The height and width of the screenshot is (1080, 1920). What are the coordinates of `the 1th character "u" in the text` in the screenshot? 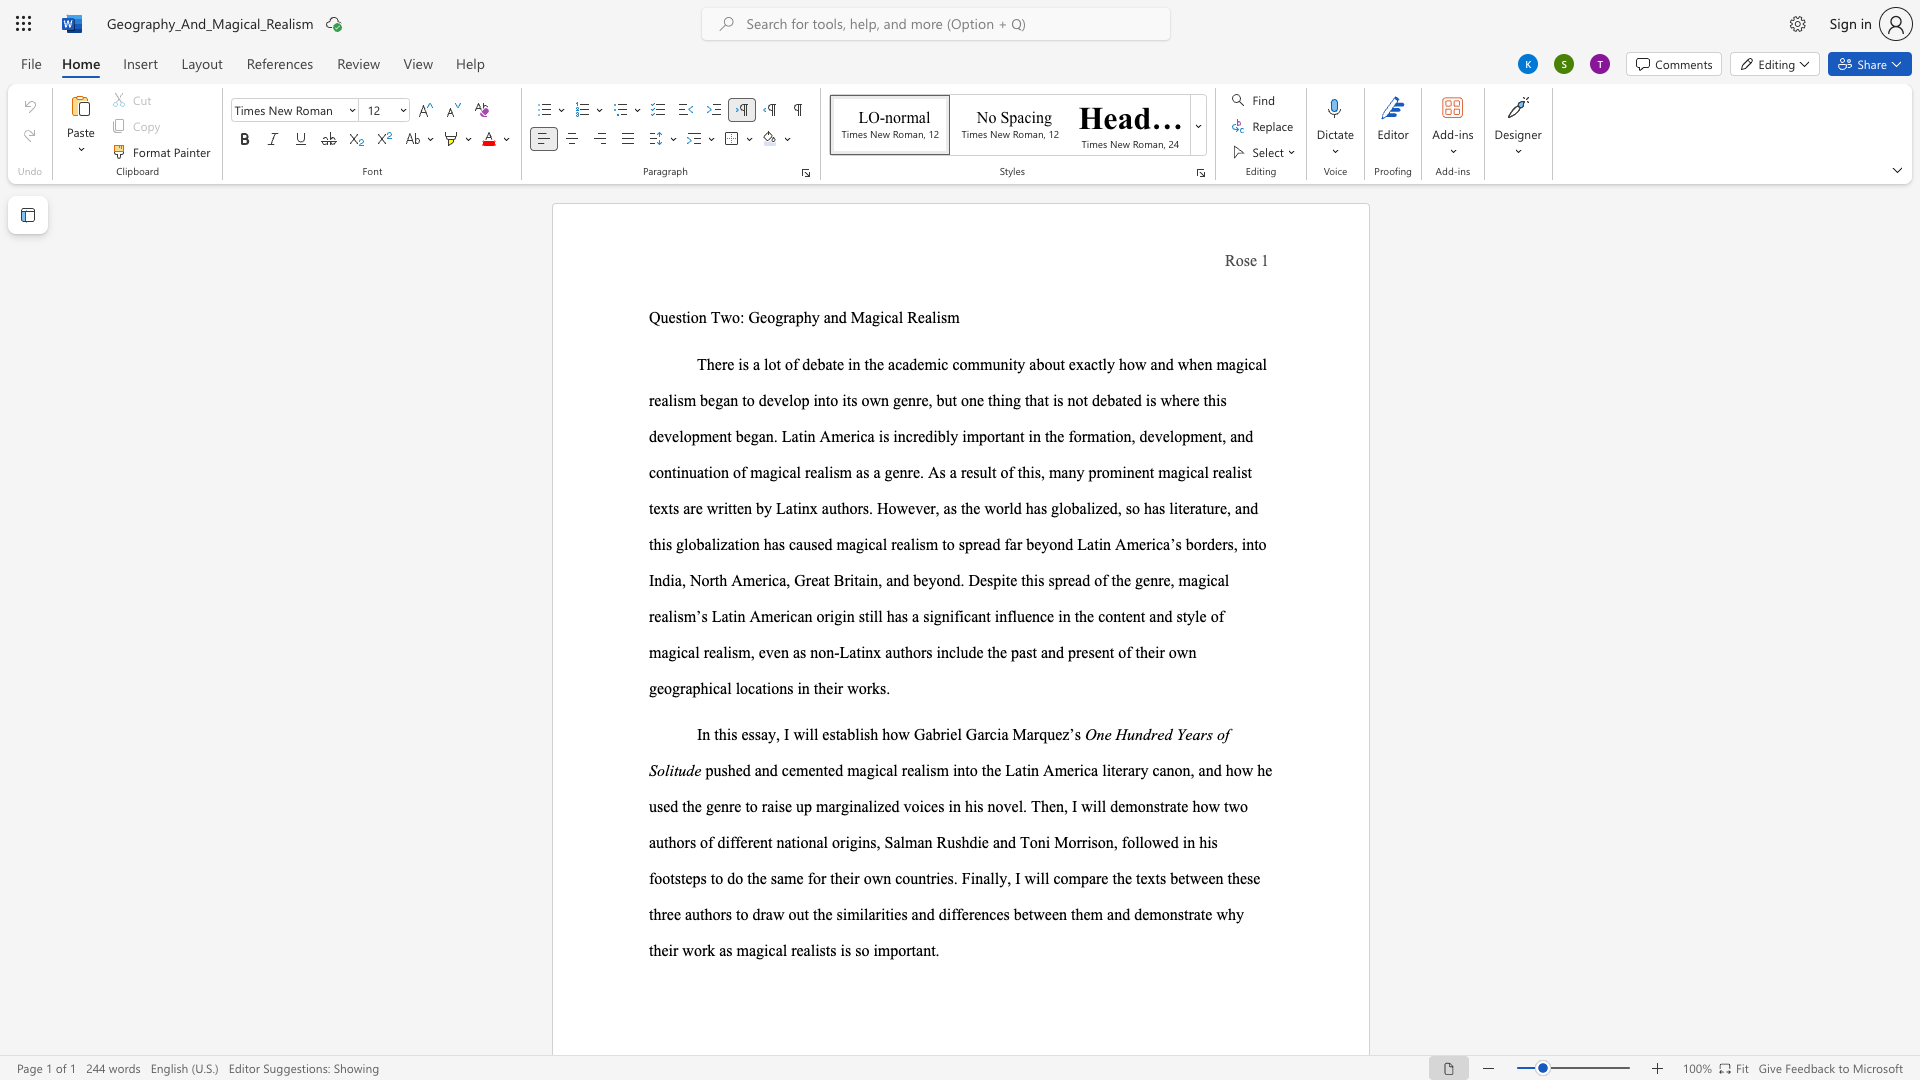 It's located at (913, 877).